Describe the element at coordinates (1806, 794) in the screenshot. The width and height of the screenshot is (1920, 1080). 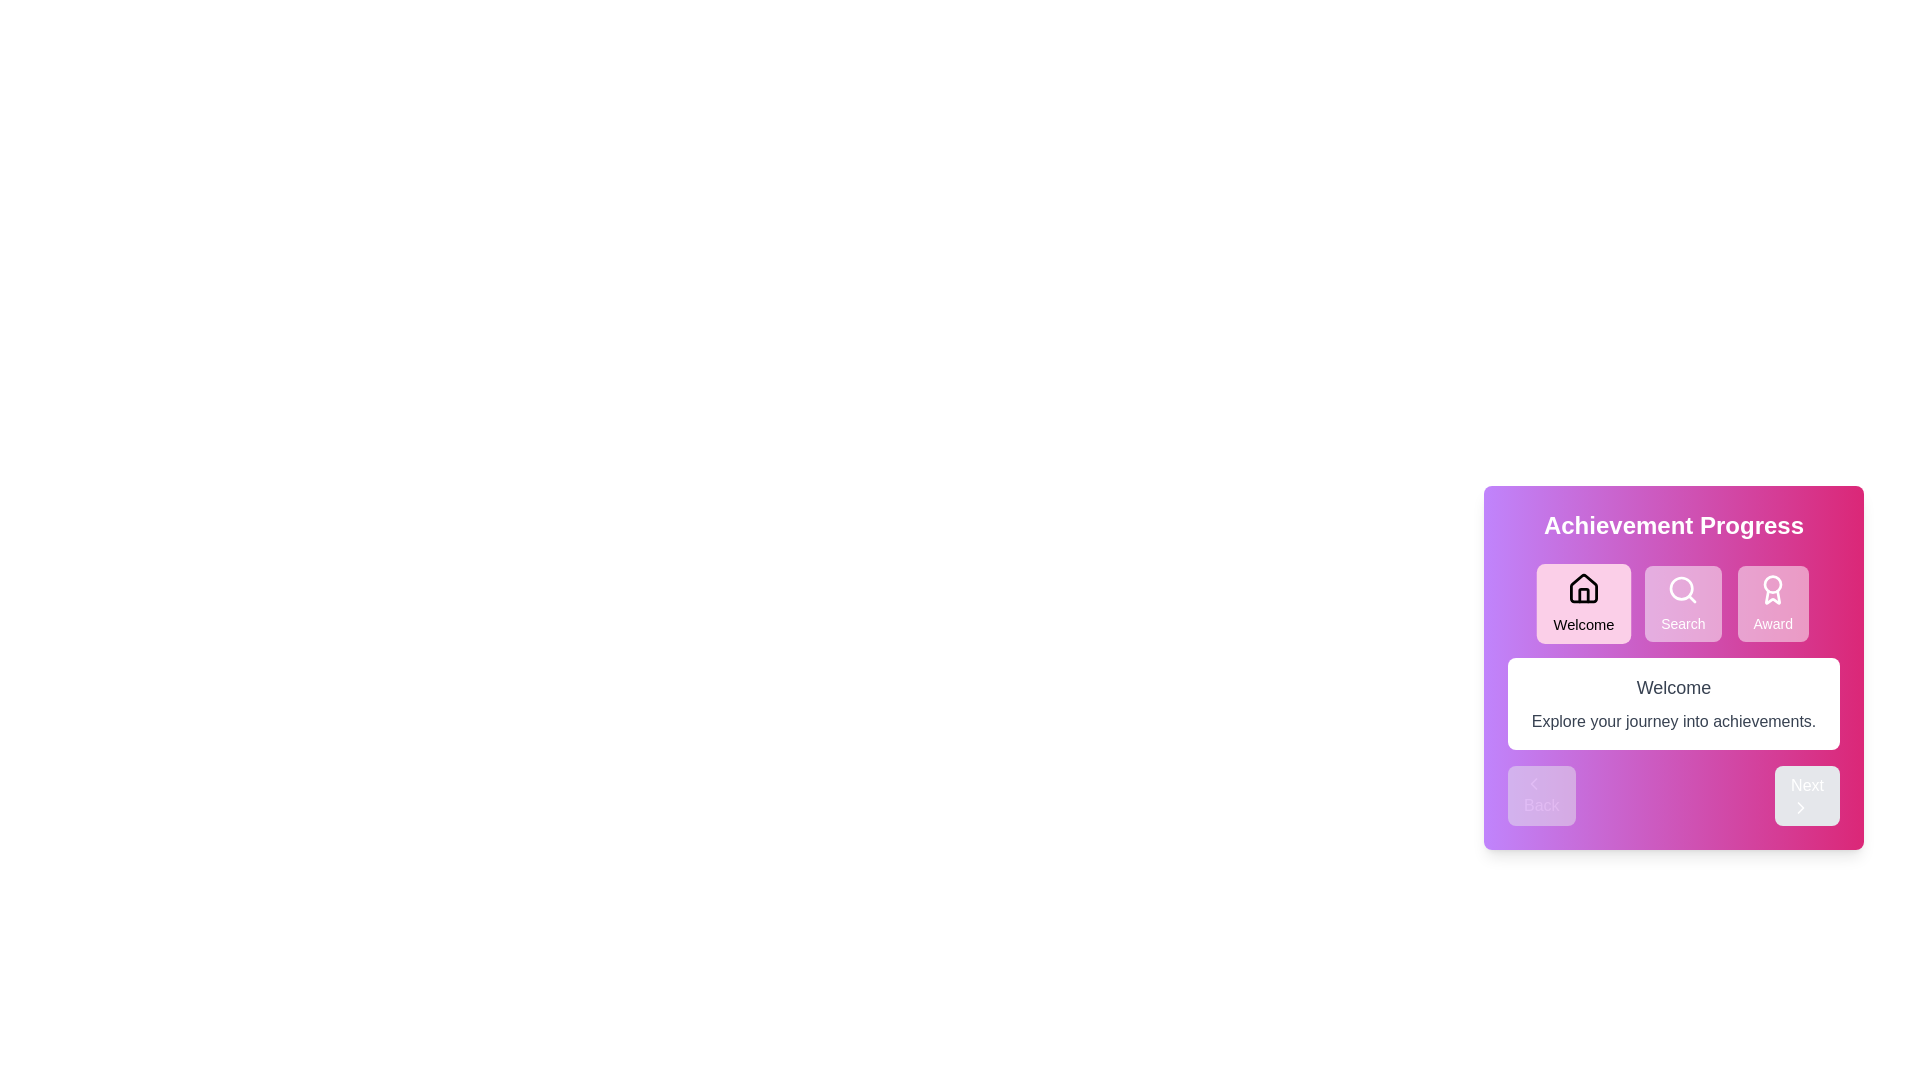
I see `the 'Next' button to advance the stepper to the next step` at that location.